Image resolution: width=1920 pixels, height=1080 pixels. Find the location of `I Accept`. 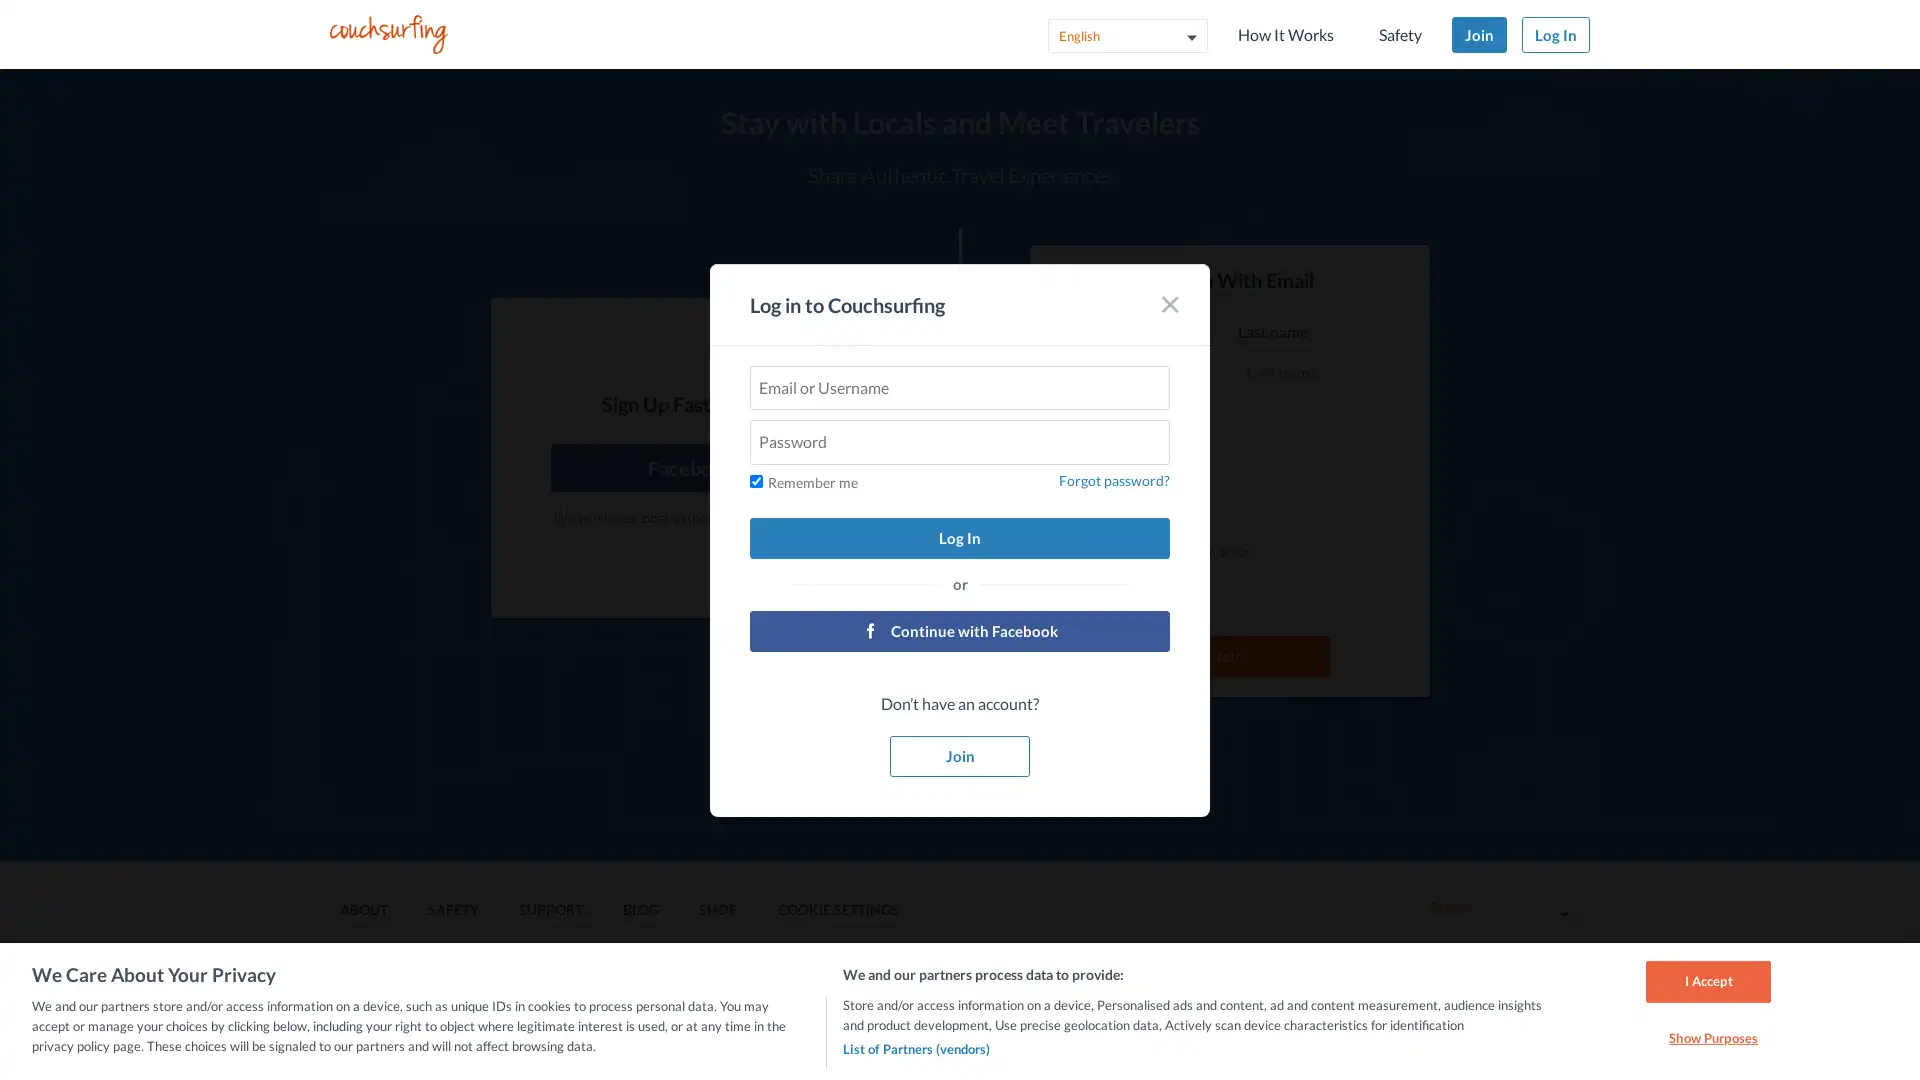

I Accept is located at coordinates (1707, 980).